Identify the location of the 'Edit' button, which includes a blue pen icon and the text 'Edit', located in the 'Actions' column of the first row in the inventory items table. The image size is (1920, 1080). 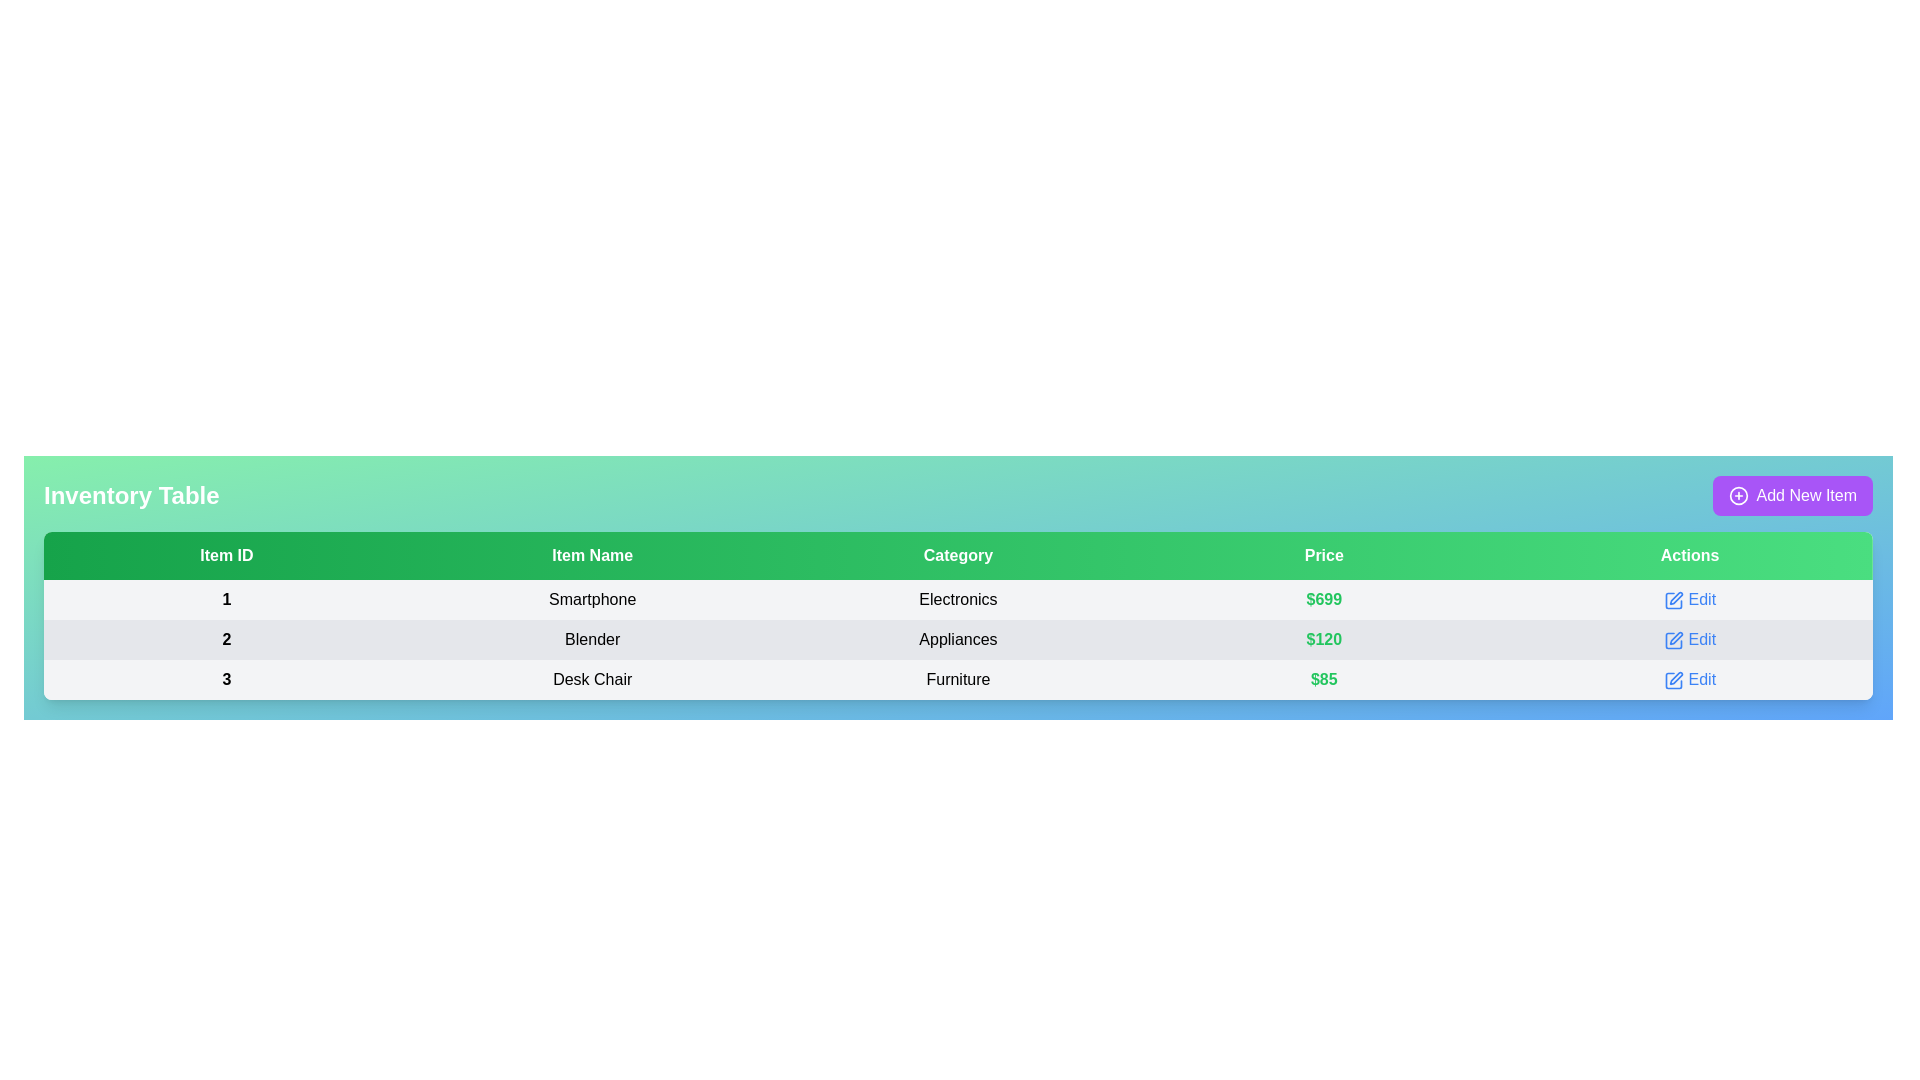
(1688, 599).